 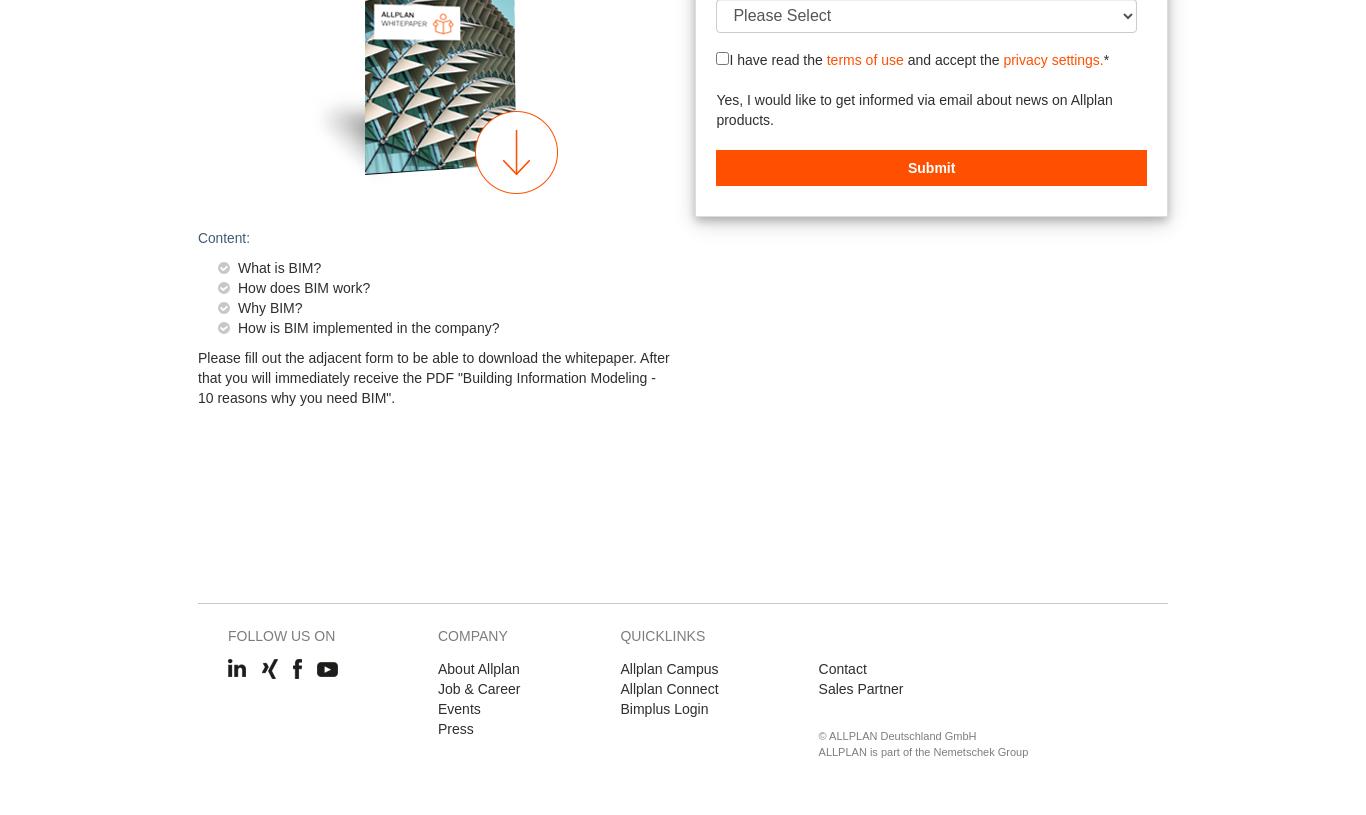 I want to click on 'and accept the', so click(x=902, y=58).